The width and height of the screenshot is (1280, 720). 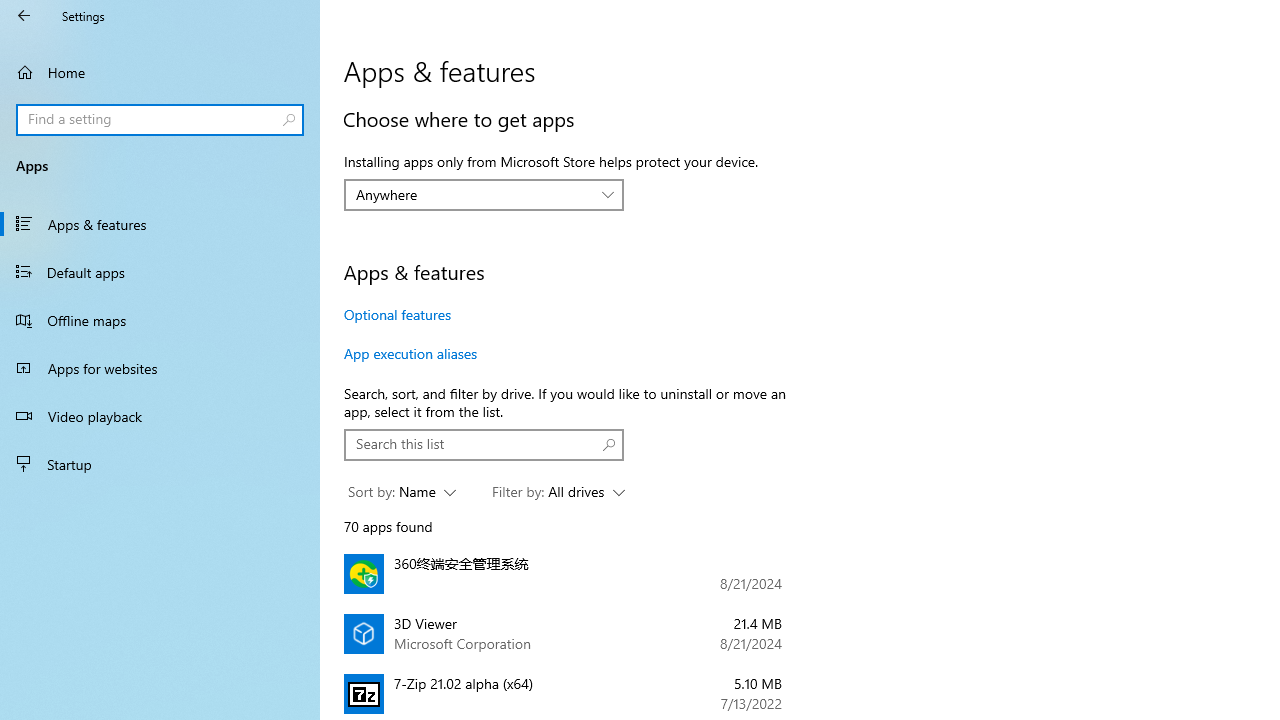 I want to click on 'Anywhere', so click(x=472, y=194).